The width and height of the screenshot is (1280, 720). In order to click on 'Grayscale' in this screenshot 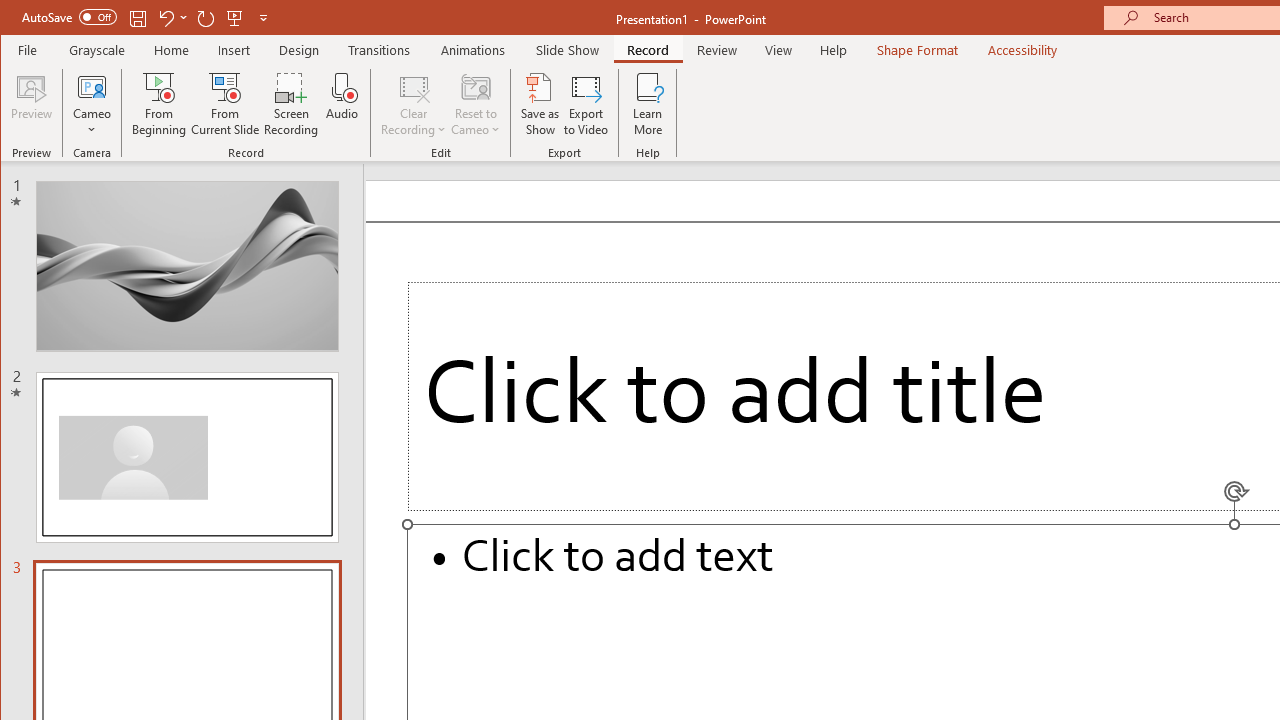, I will do `click(96, 49)`.